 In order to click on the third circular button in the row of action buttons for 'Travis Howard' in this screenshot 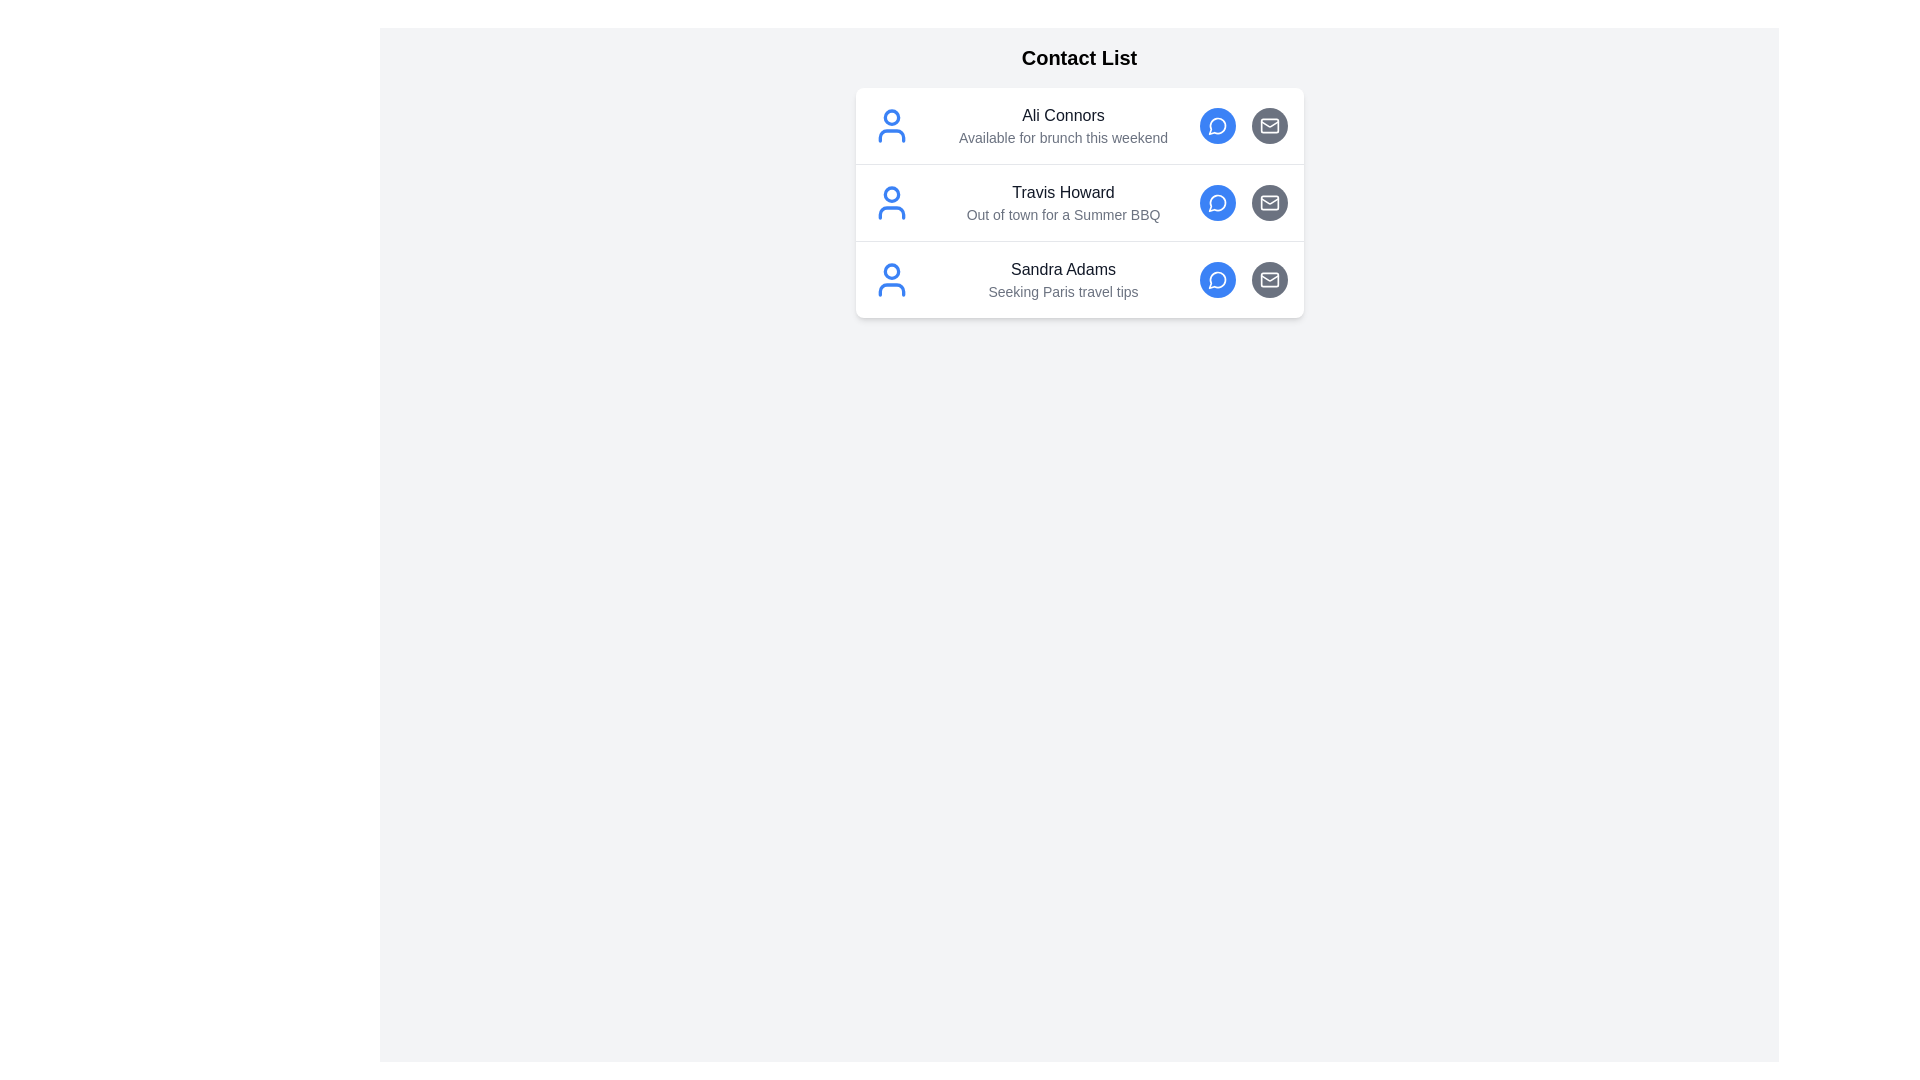, I will do `click(1268, 203)`.